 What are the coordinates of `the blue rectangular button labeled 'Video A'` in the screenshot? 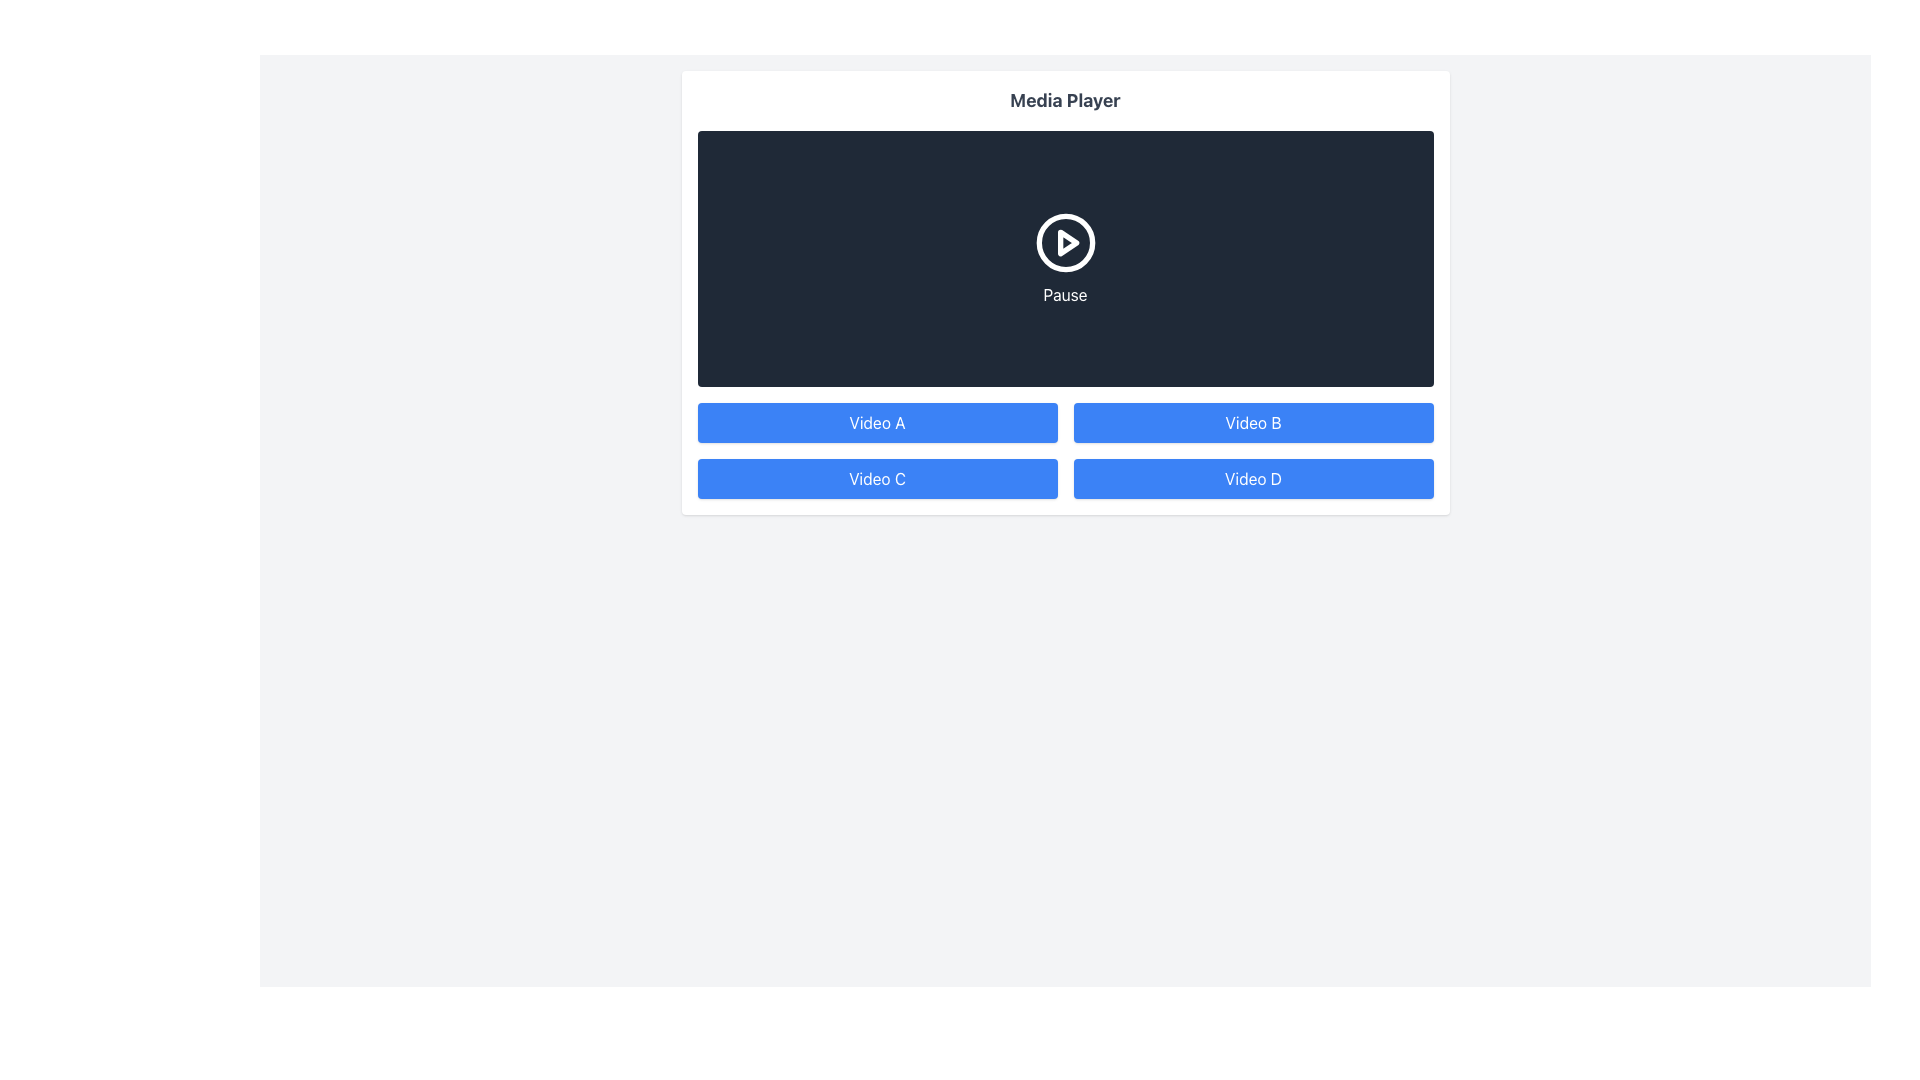 It's located at (877, 422).